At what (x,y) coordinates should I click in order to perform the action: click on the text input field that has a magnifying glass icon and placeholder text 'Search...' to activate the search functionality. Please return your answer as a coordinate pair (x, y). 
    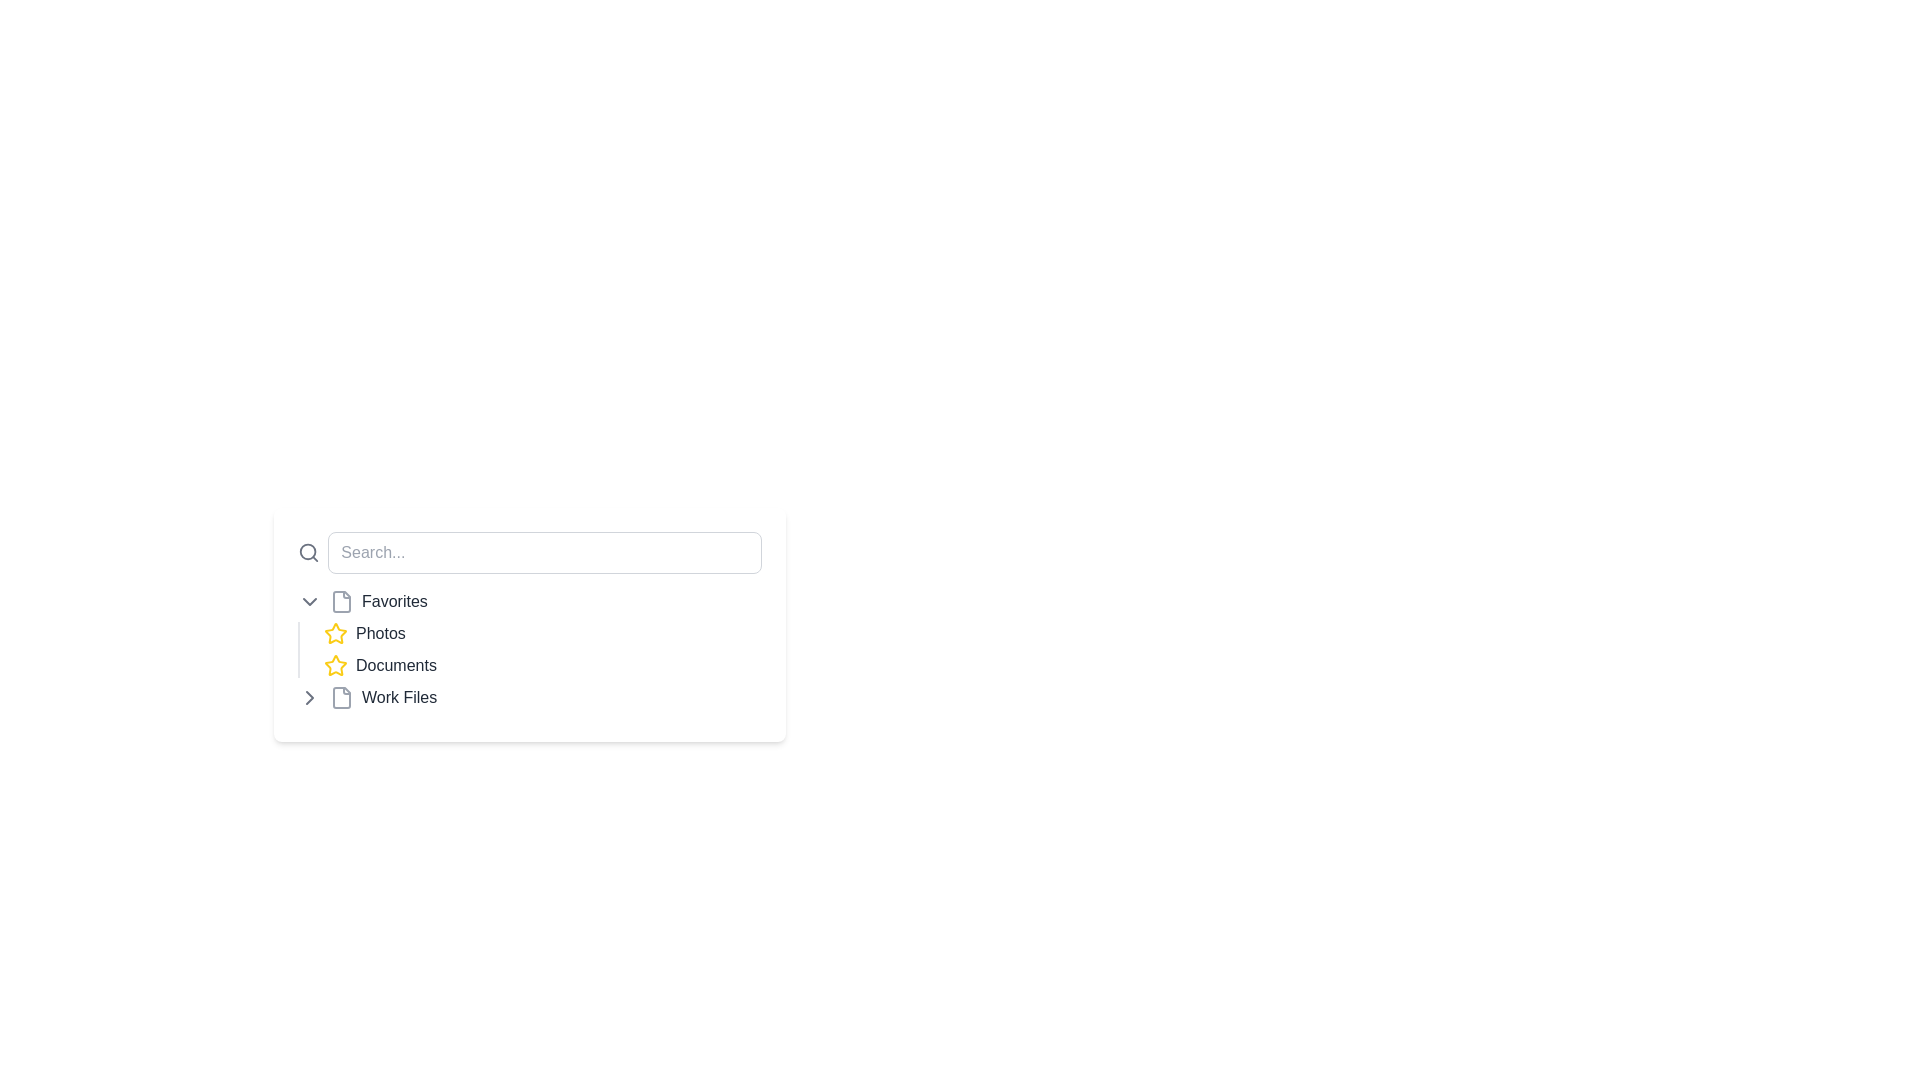
    Looking at the image, I should click on (529, 552).